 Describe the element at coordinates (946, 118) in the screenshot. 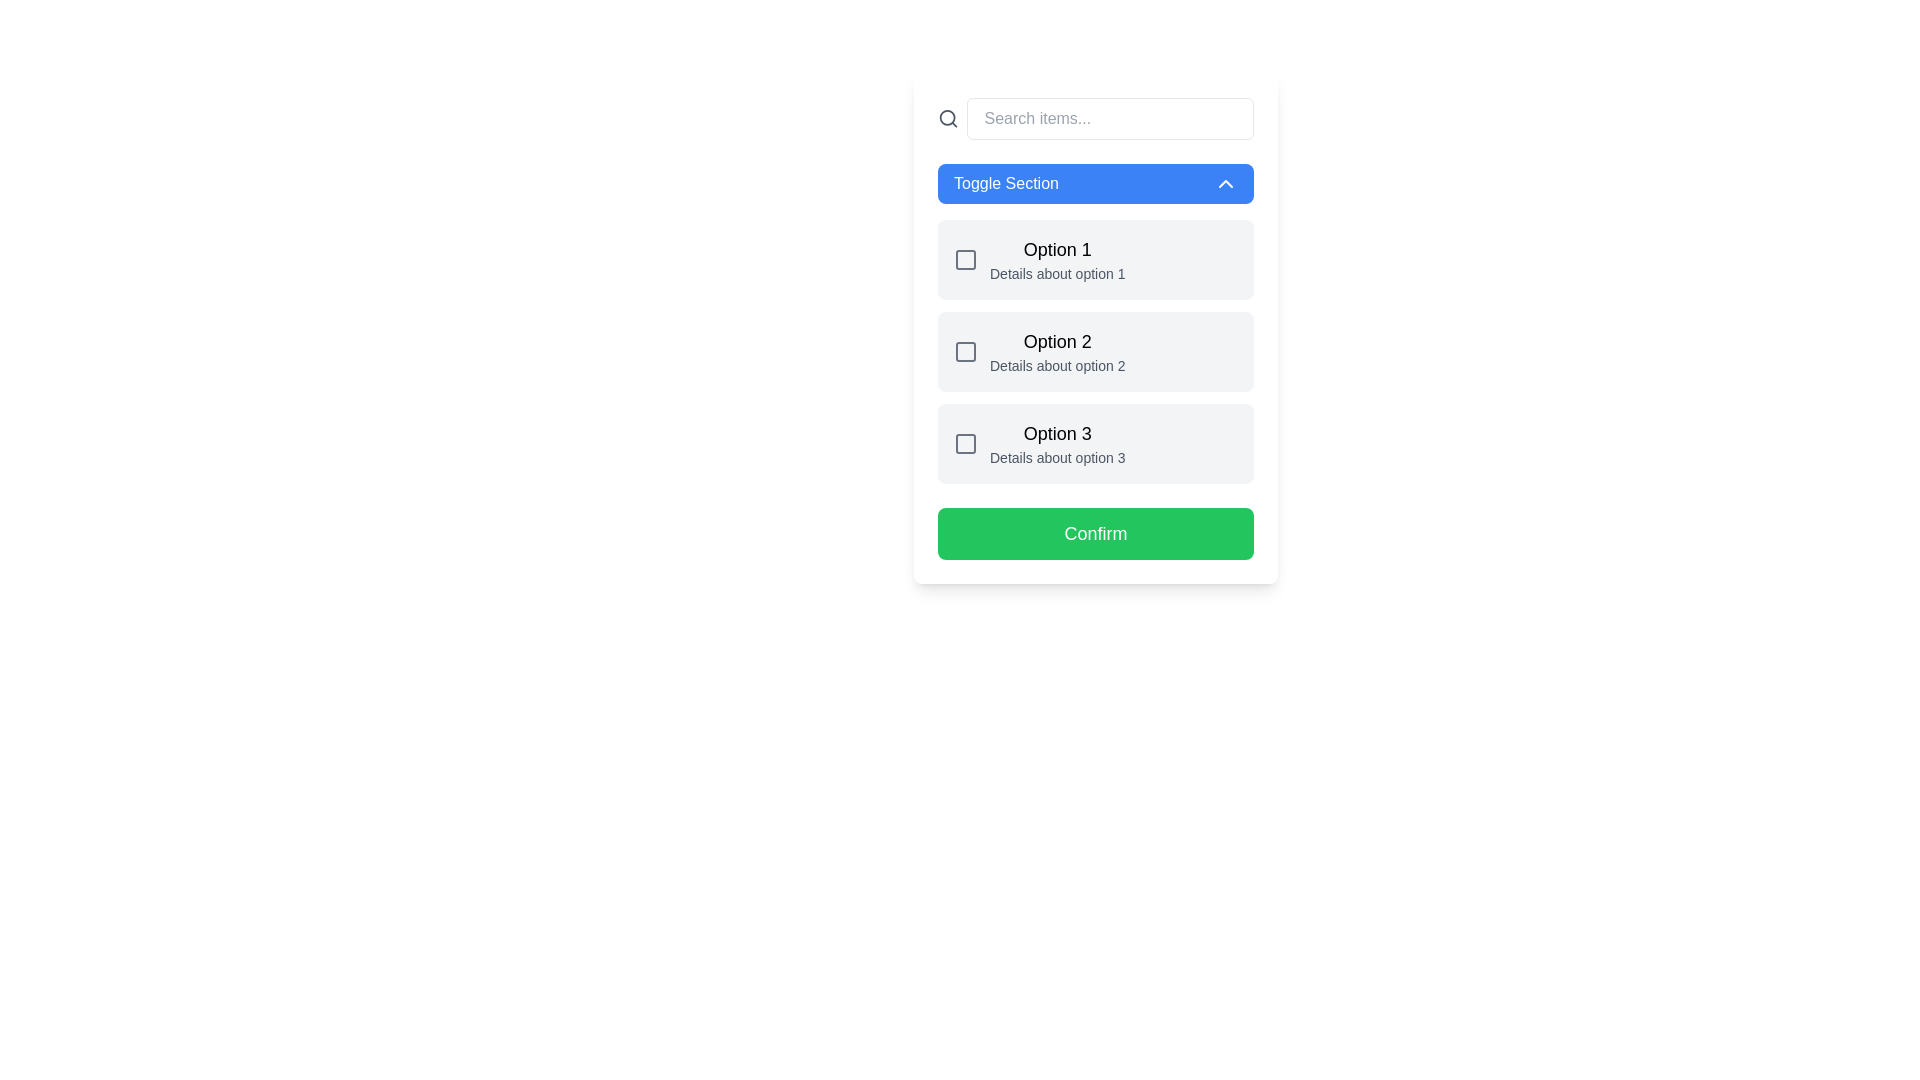

I see `the circular shape within the search icon located at the top left of the interface, which signifies the search functionality of the adjacent input field` at that location.